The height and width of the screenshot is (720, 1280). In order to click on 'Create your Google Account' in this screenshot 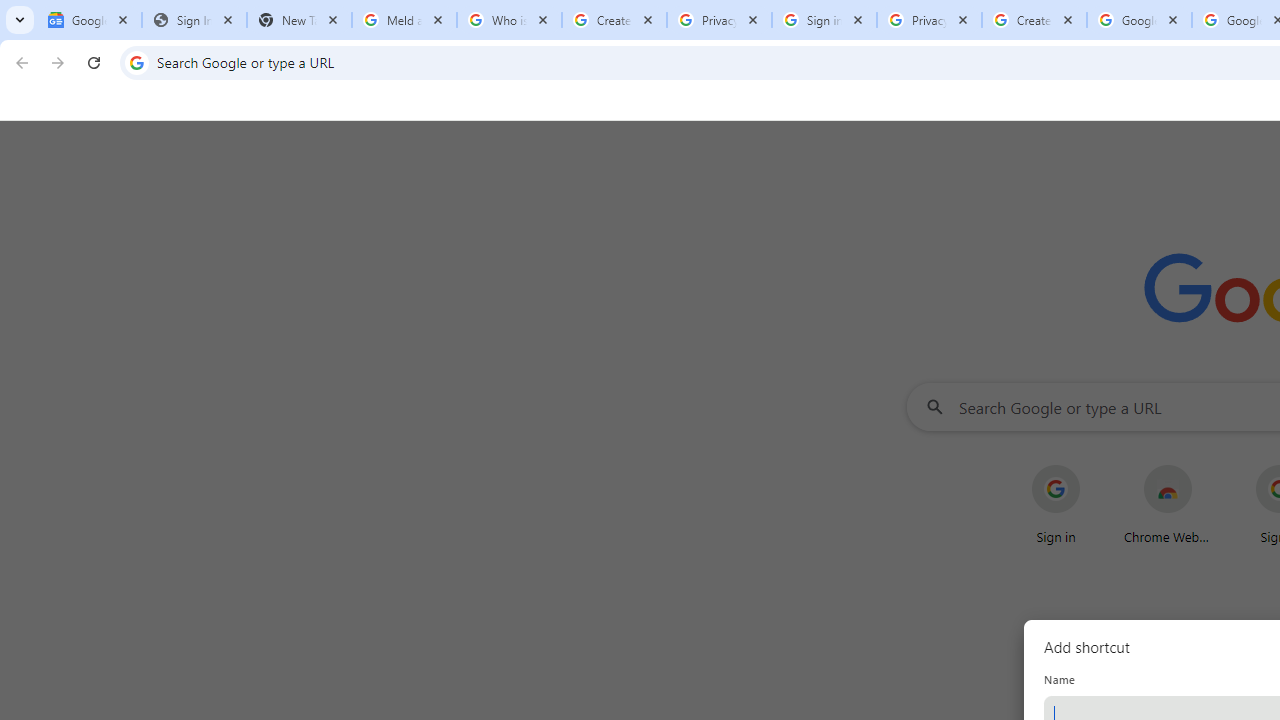, I will do `click(1034, 20)`.